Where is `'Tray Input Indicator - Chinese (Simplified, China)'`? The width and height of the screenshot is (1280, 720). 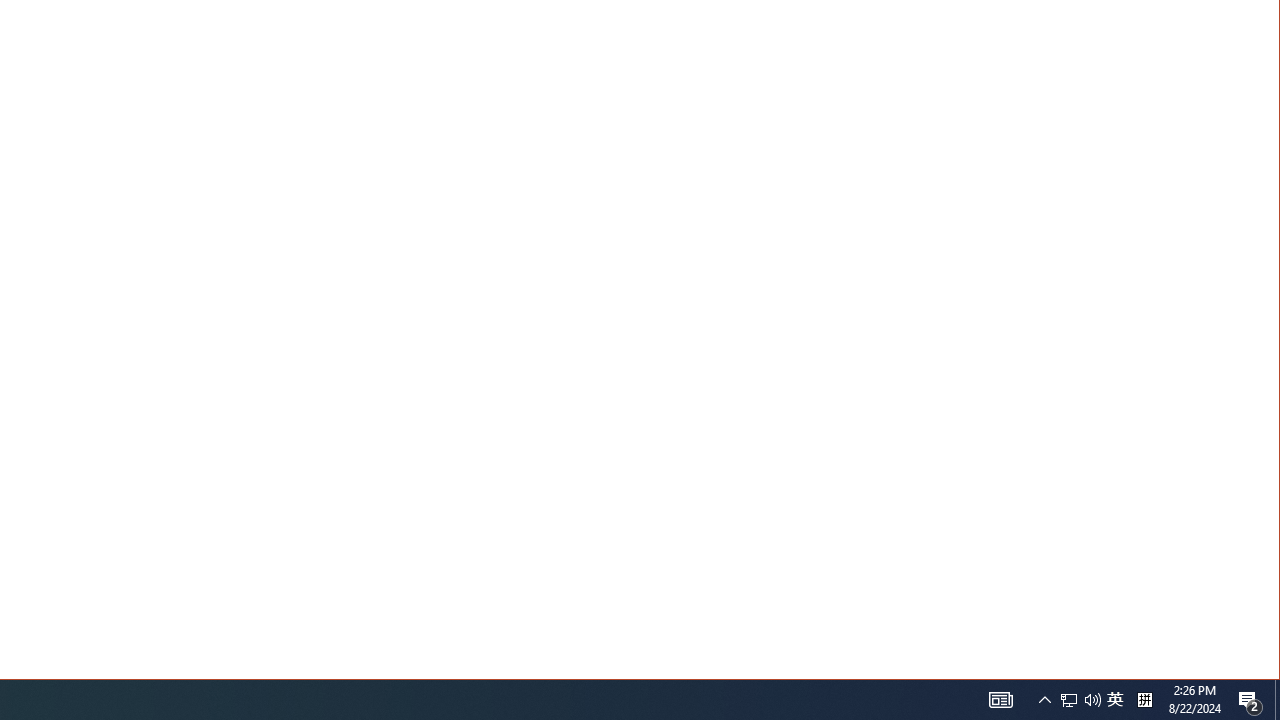 'Tray Input Indicator - Chinese (Simplified, China)' is located at coordinates (1114, 698).